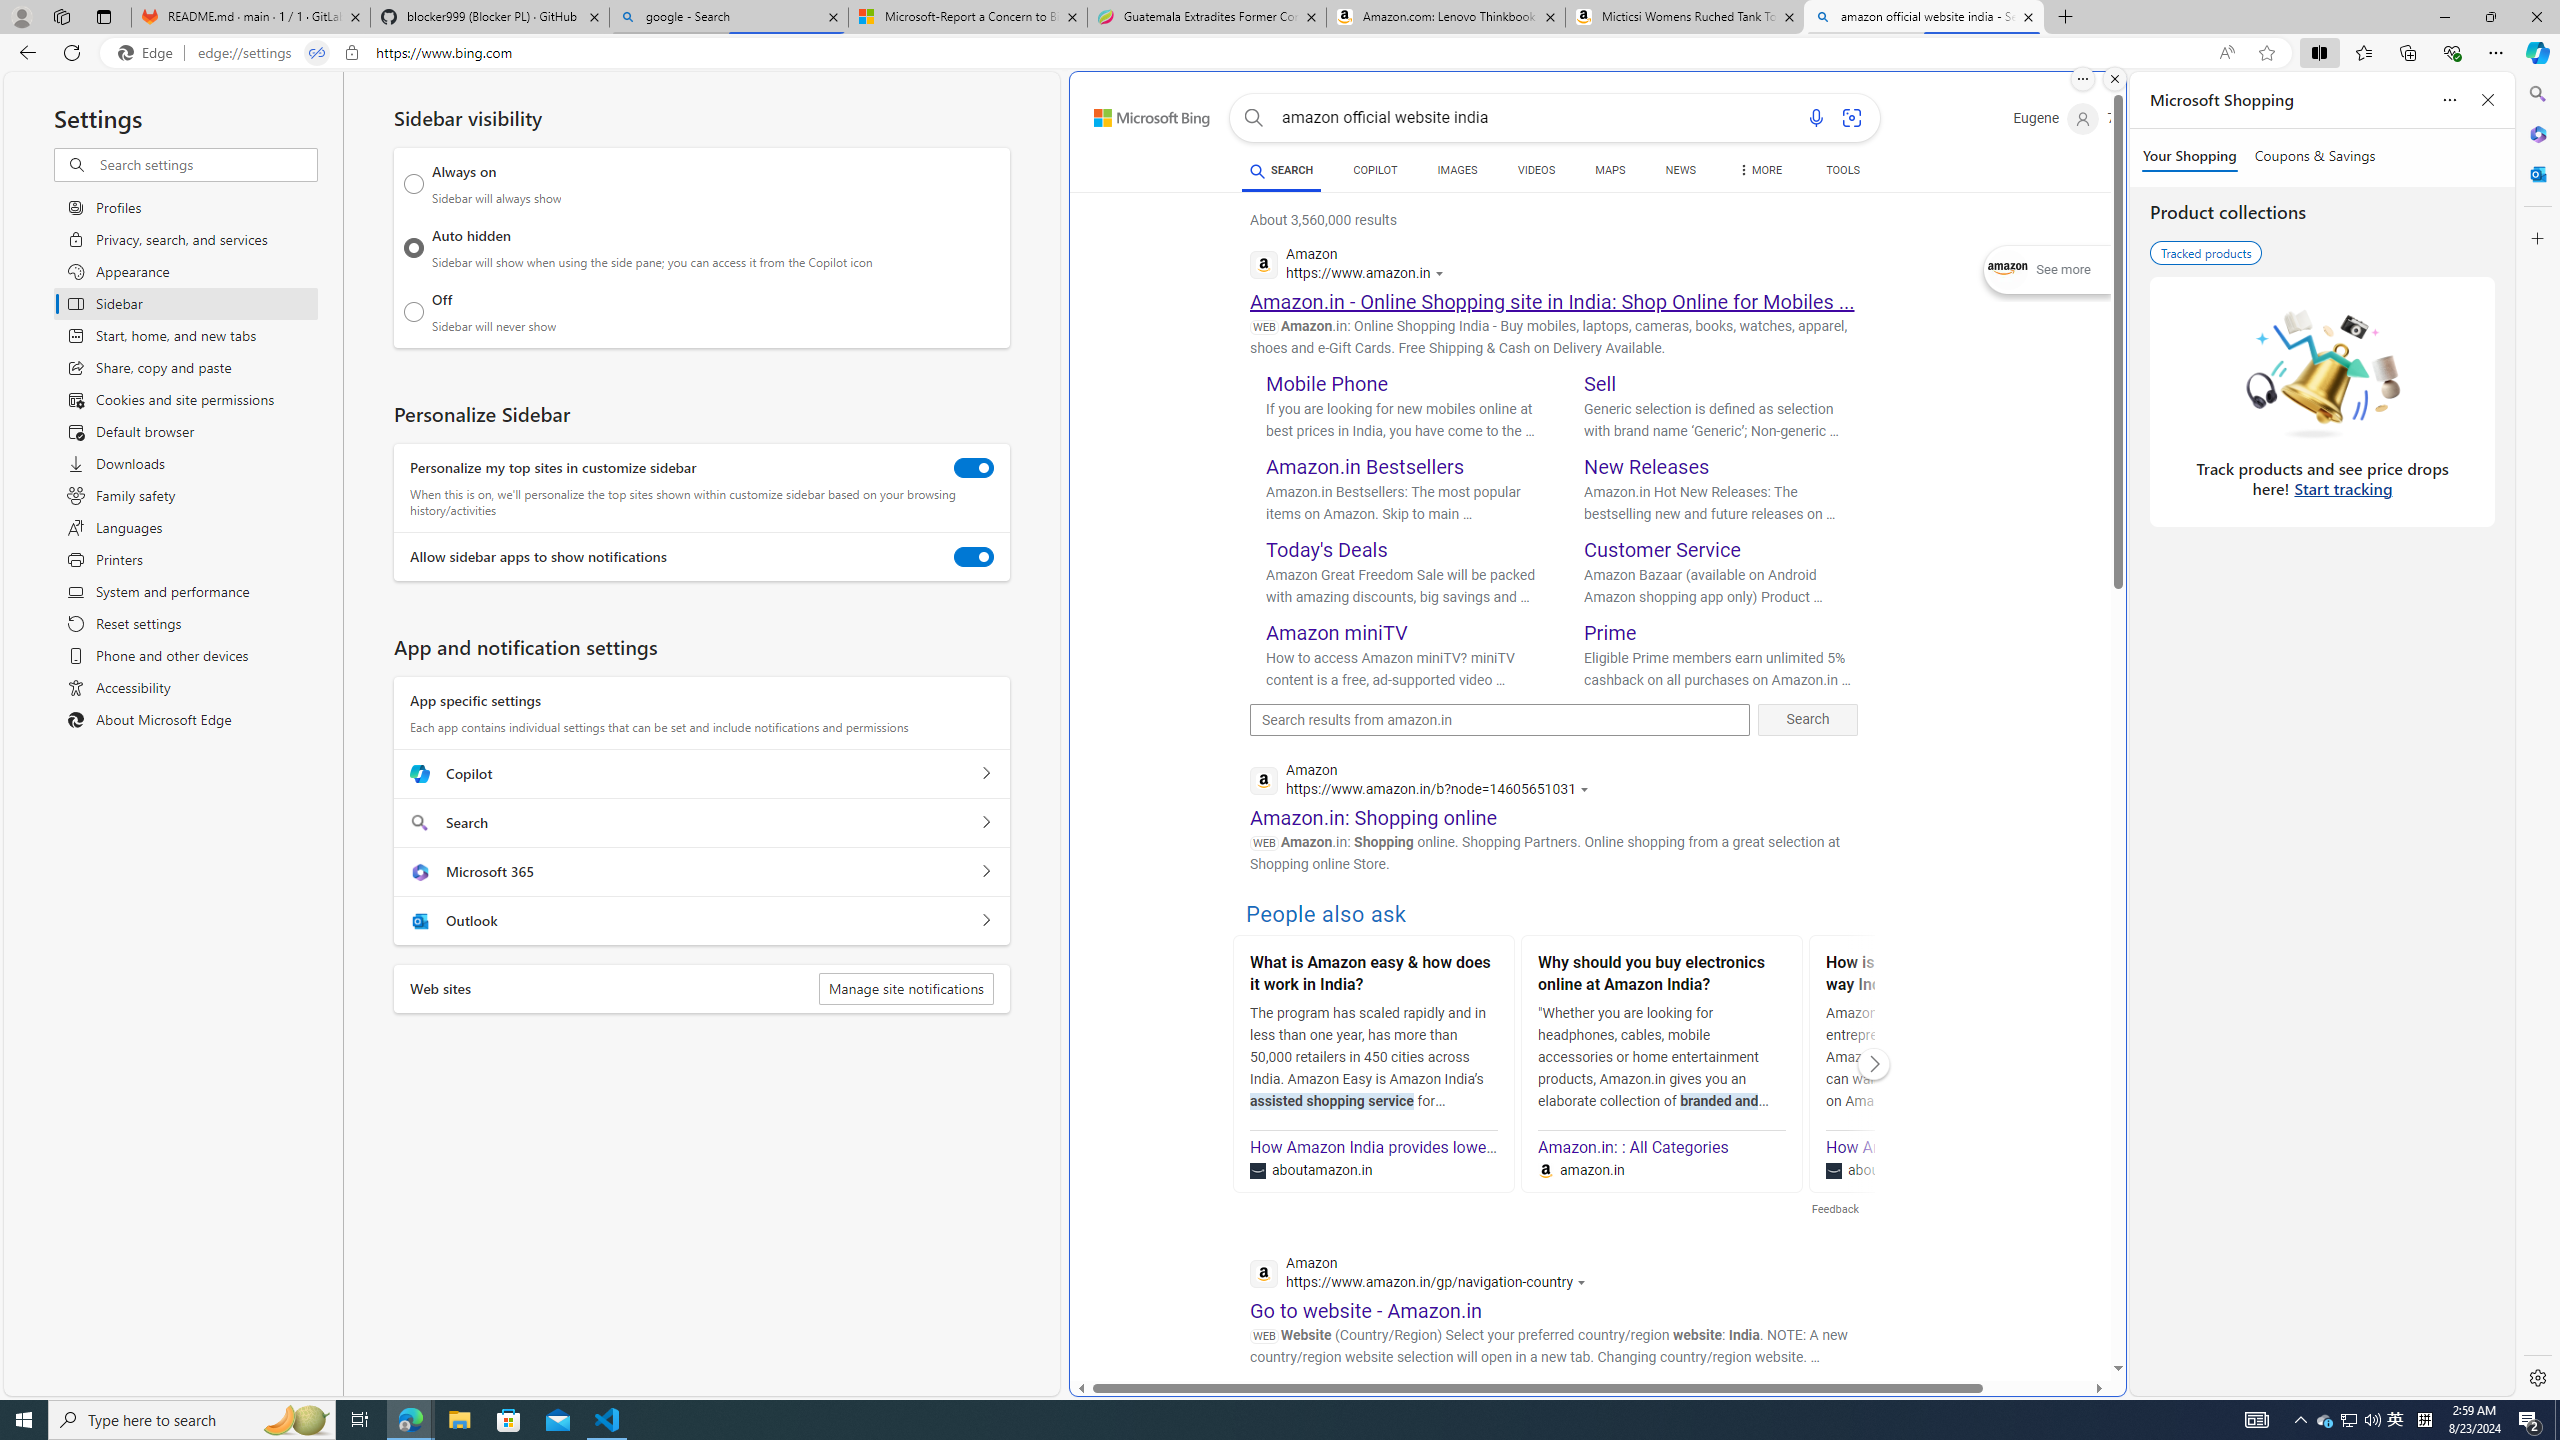  I want to click on 'SEARCH', so click(1280, 169).